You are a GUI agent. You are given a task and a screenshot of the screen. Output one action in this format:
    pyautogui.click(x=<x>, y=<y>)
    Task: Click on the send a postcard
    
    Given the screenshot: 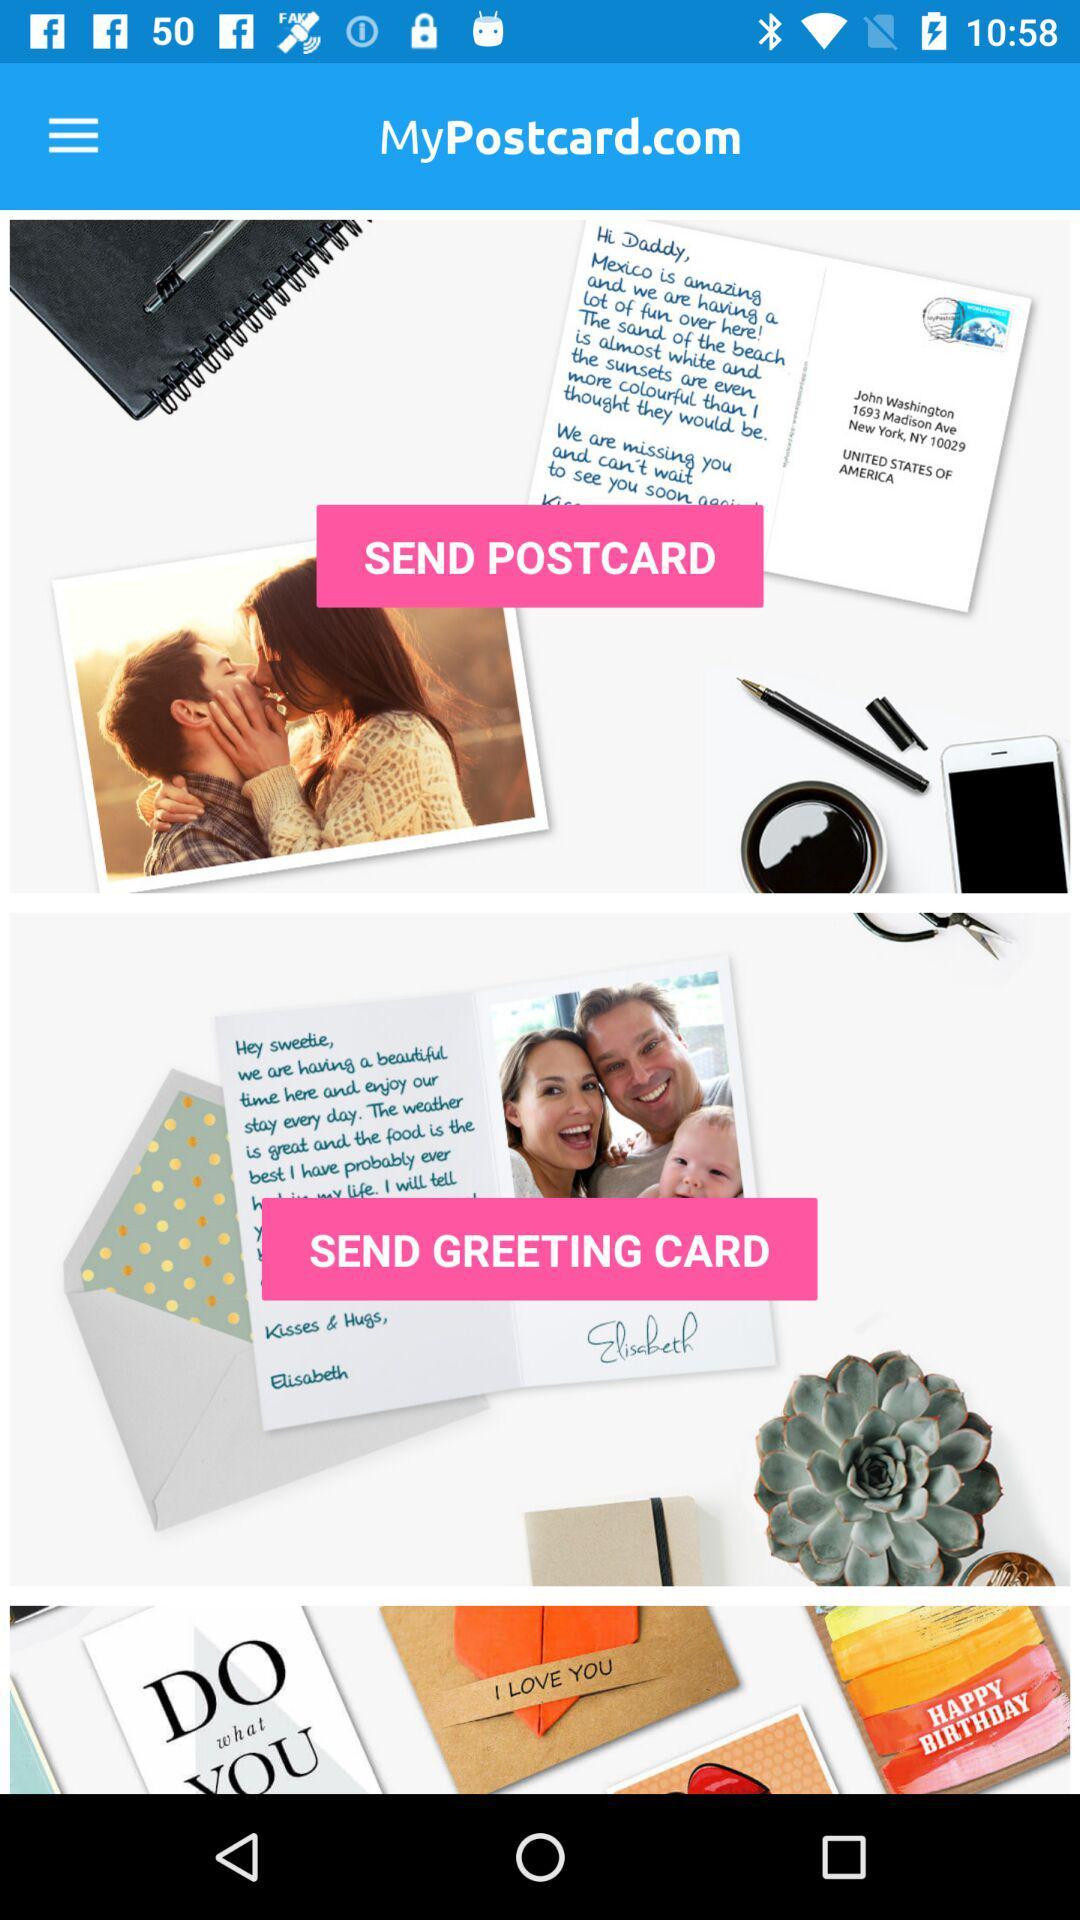 What is the action you would take?
    pyautogui.click(x=540, y=556)
    